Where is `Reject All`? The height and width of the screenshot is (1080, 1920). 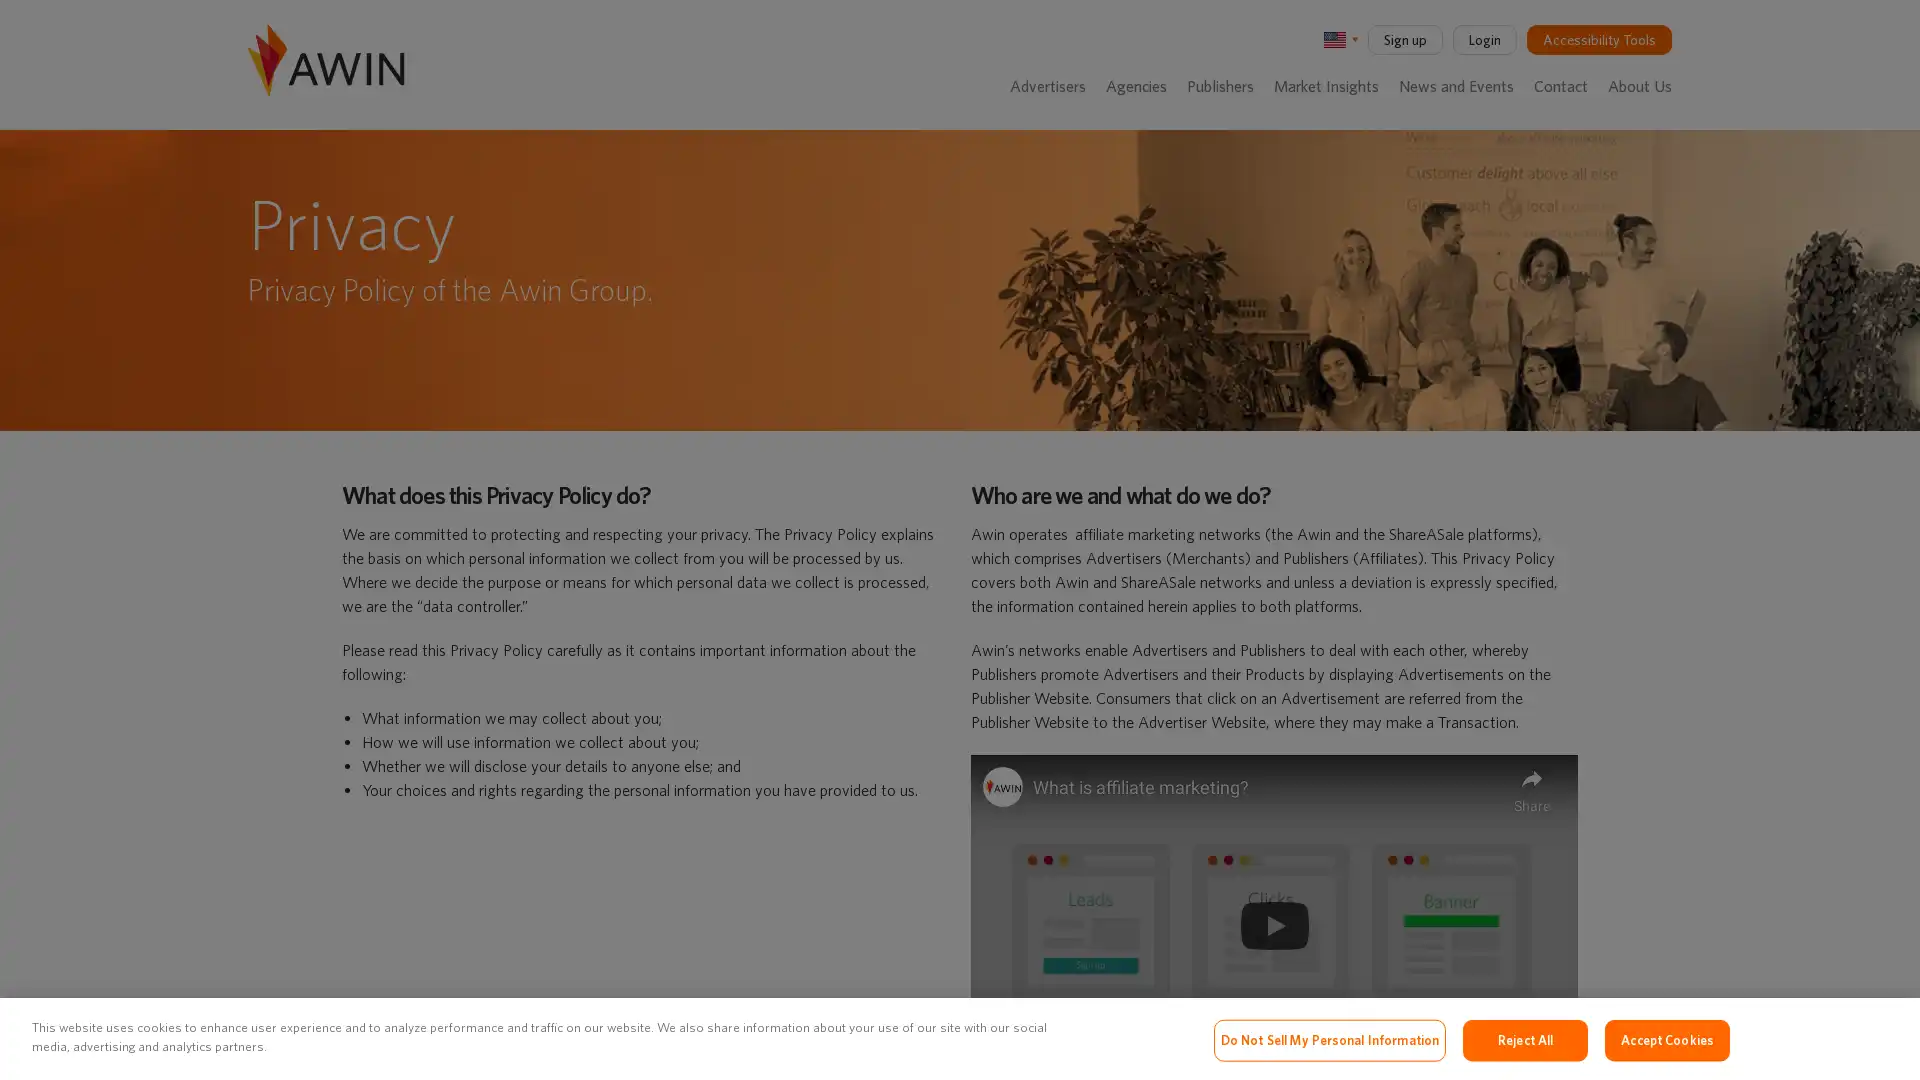 Reject All is located at coordinates (1524, 1039).